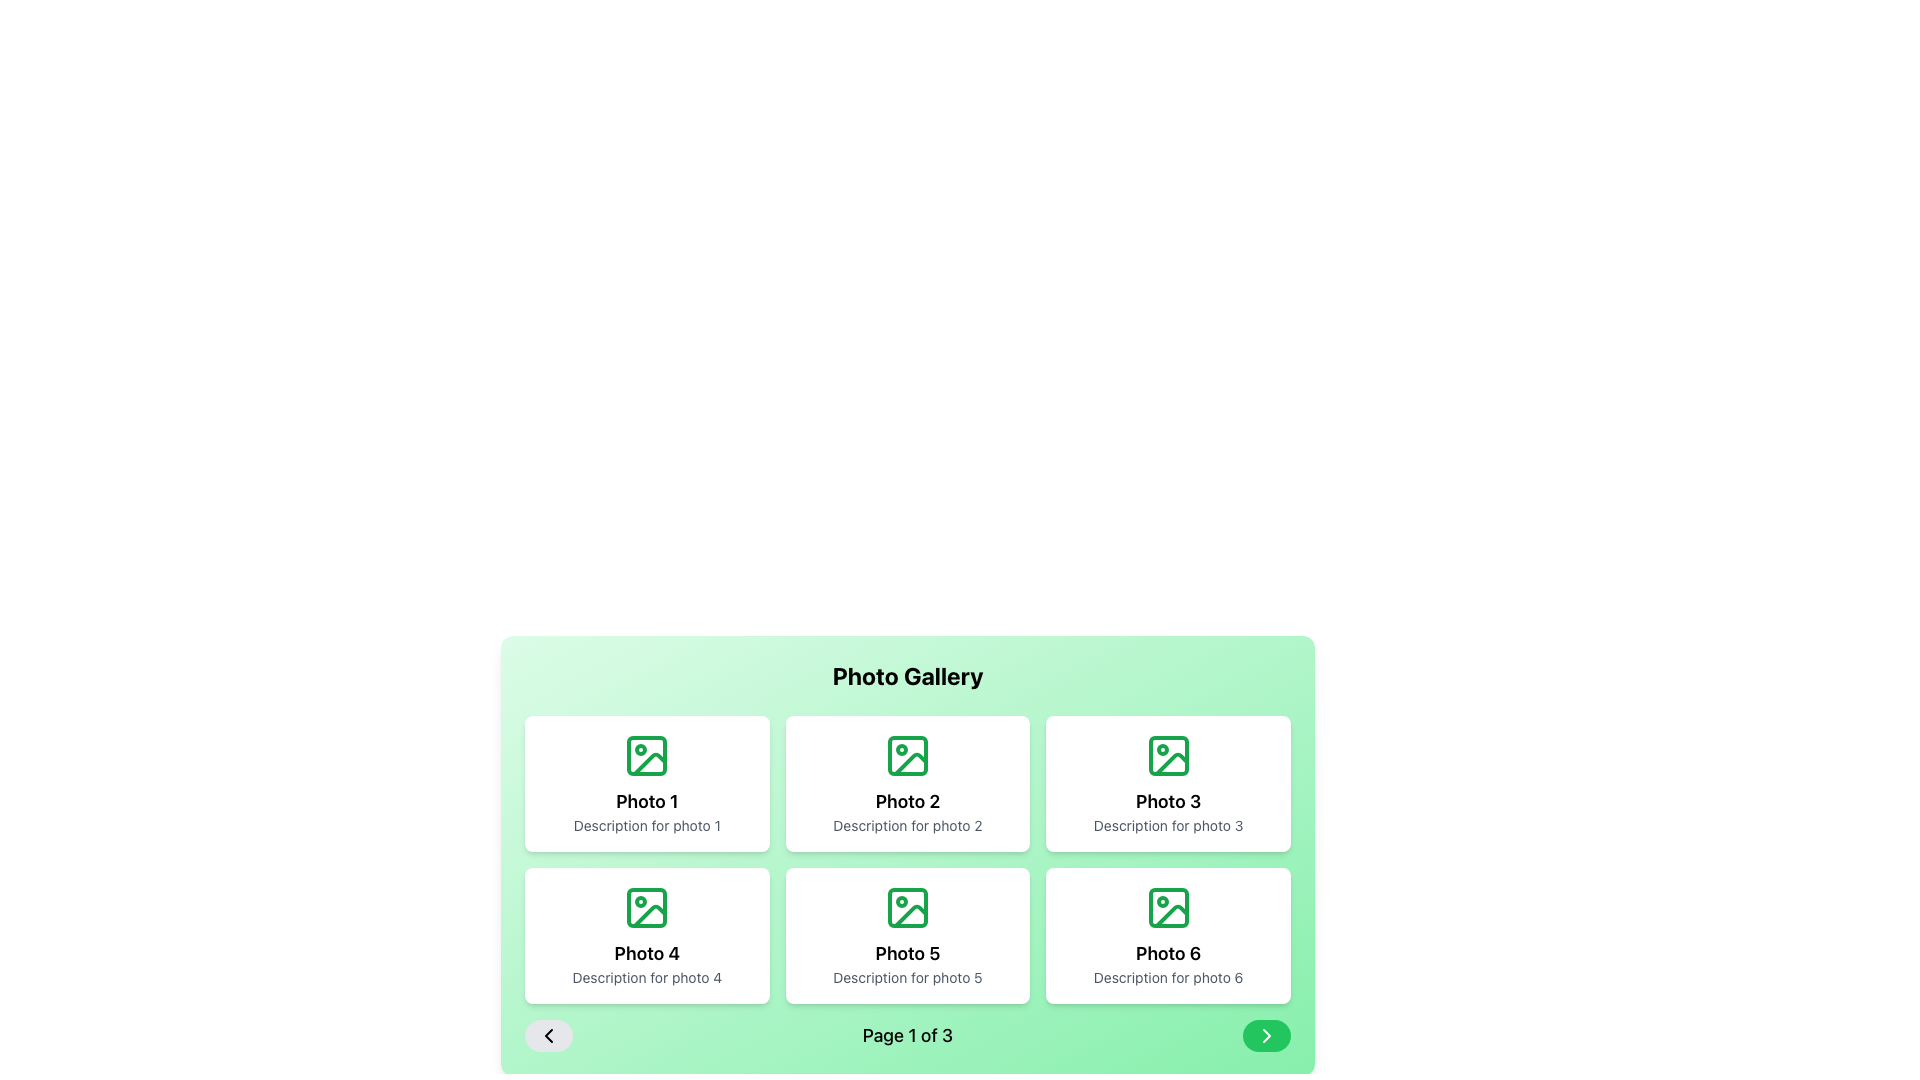 The height and width of the screenshot is (1080, 1920). Describe the element at coordinates (906, 977) in the screenshot. I see `the static text displaying 'Description for photo 5' located below the title 'Photo 5' in the card for 'Photo 5' in the grid layout` at that location.